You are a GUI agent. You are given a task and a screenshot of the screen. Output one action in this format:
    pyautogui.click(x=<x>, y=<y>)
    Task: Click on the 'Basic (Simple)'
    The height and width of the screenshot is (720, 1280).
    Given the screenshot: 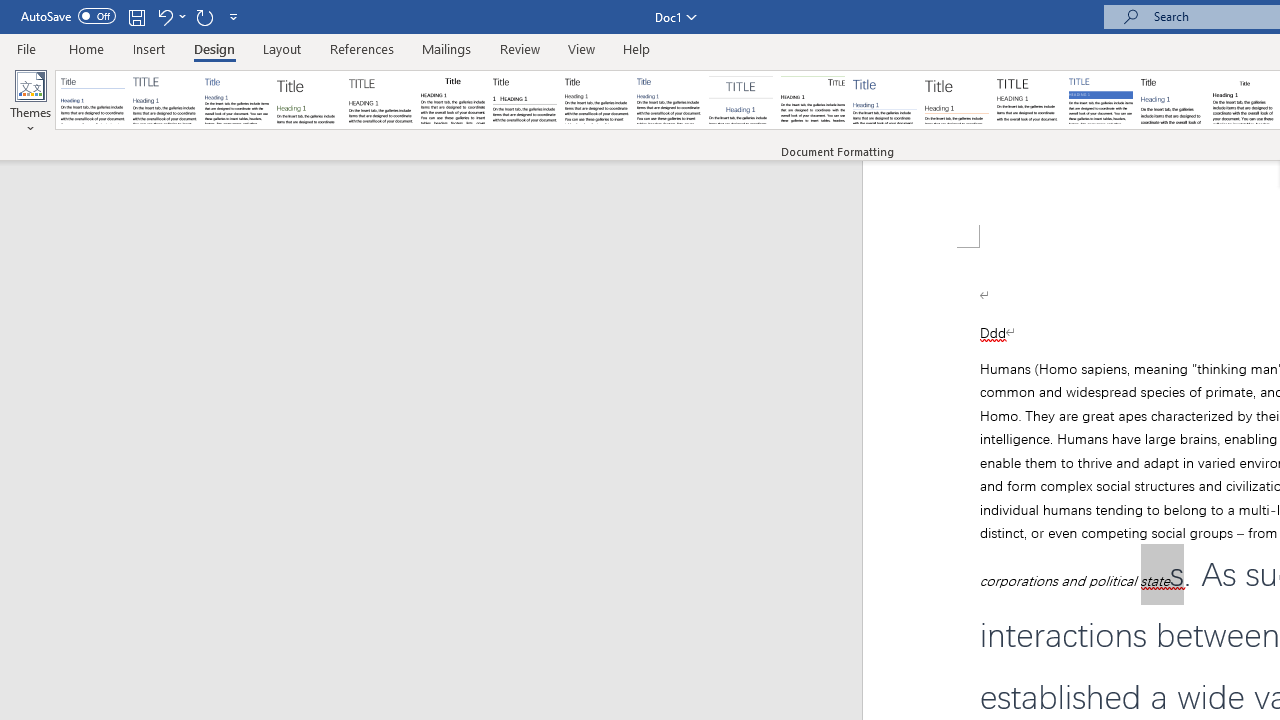 What is the action you would take?
    pyautogui.click(x=236, y=100)
    